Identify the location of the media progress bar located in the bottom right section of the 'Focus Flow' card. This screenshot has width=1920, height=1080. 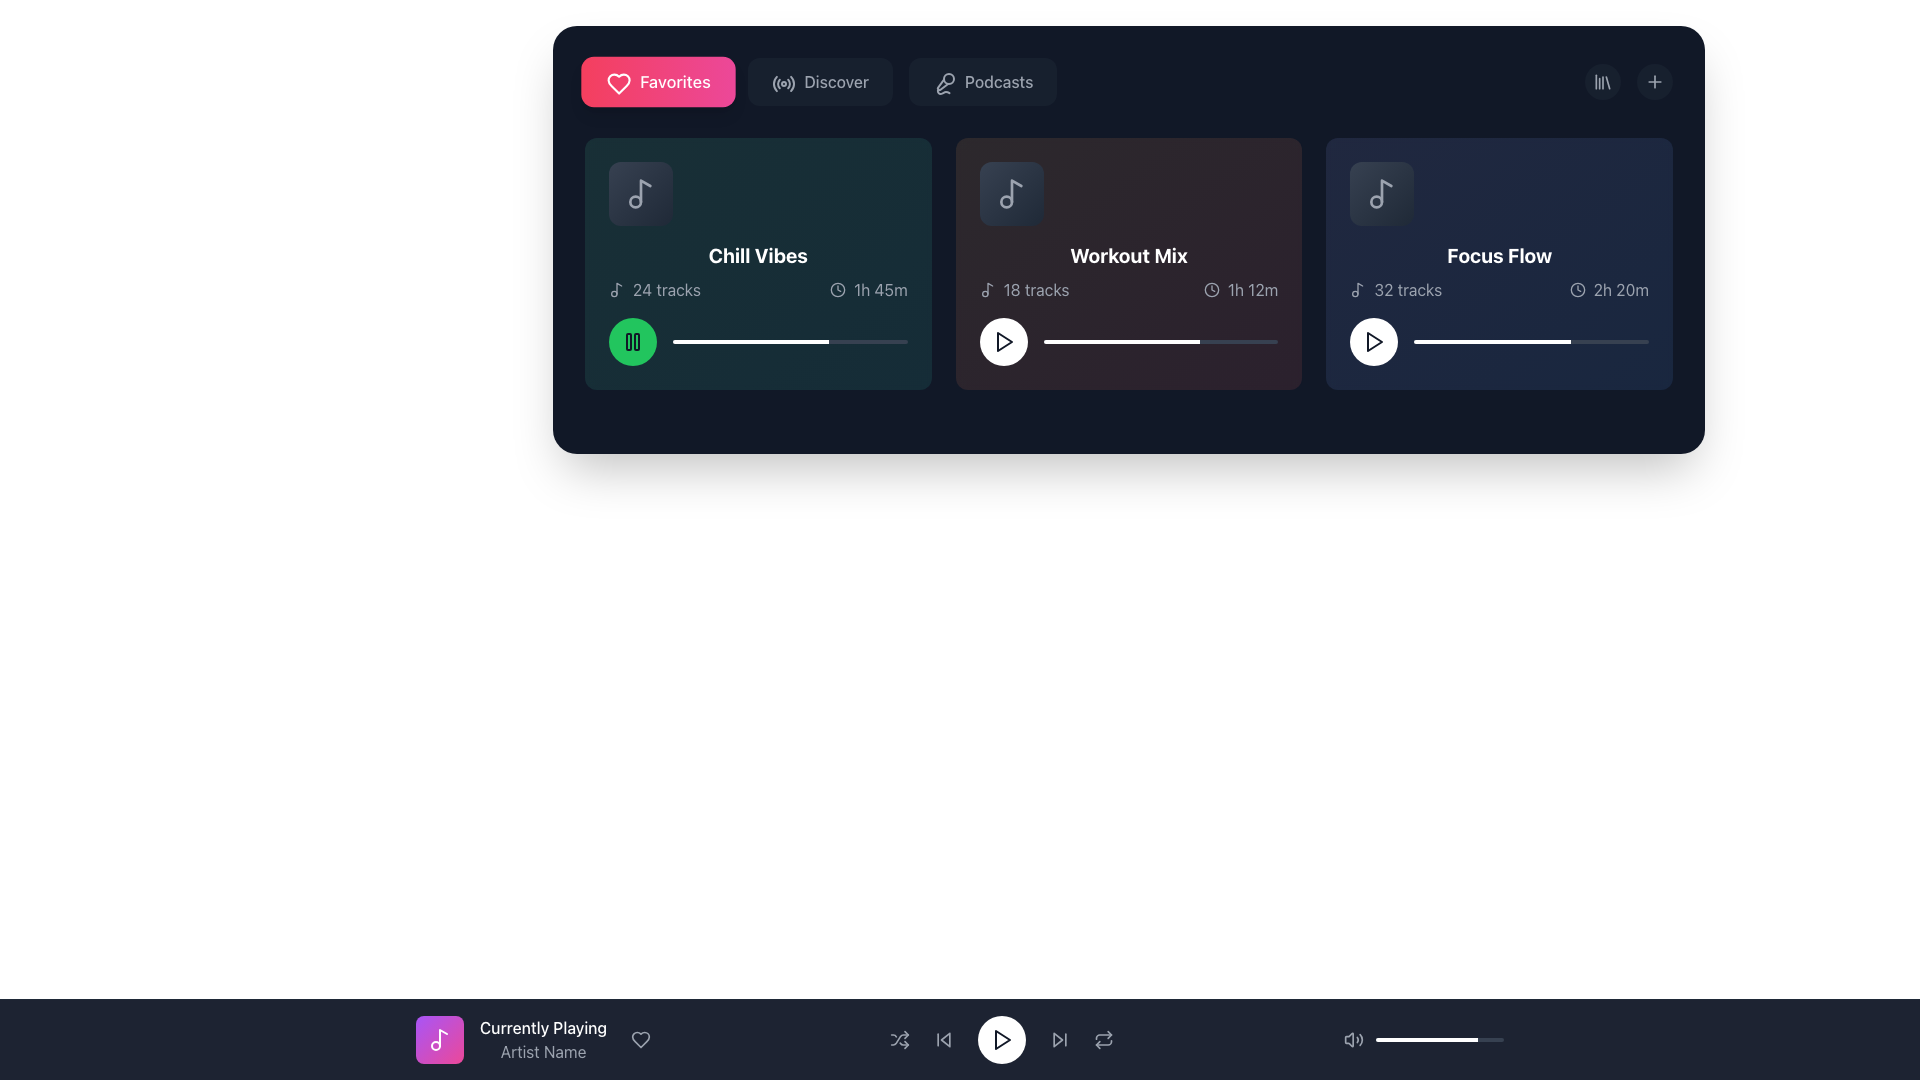
(1499, 341).